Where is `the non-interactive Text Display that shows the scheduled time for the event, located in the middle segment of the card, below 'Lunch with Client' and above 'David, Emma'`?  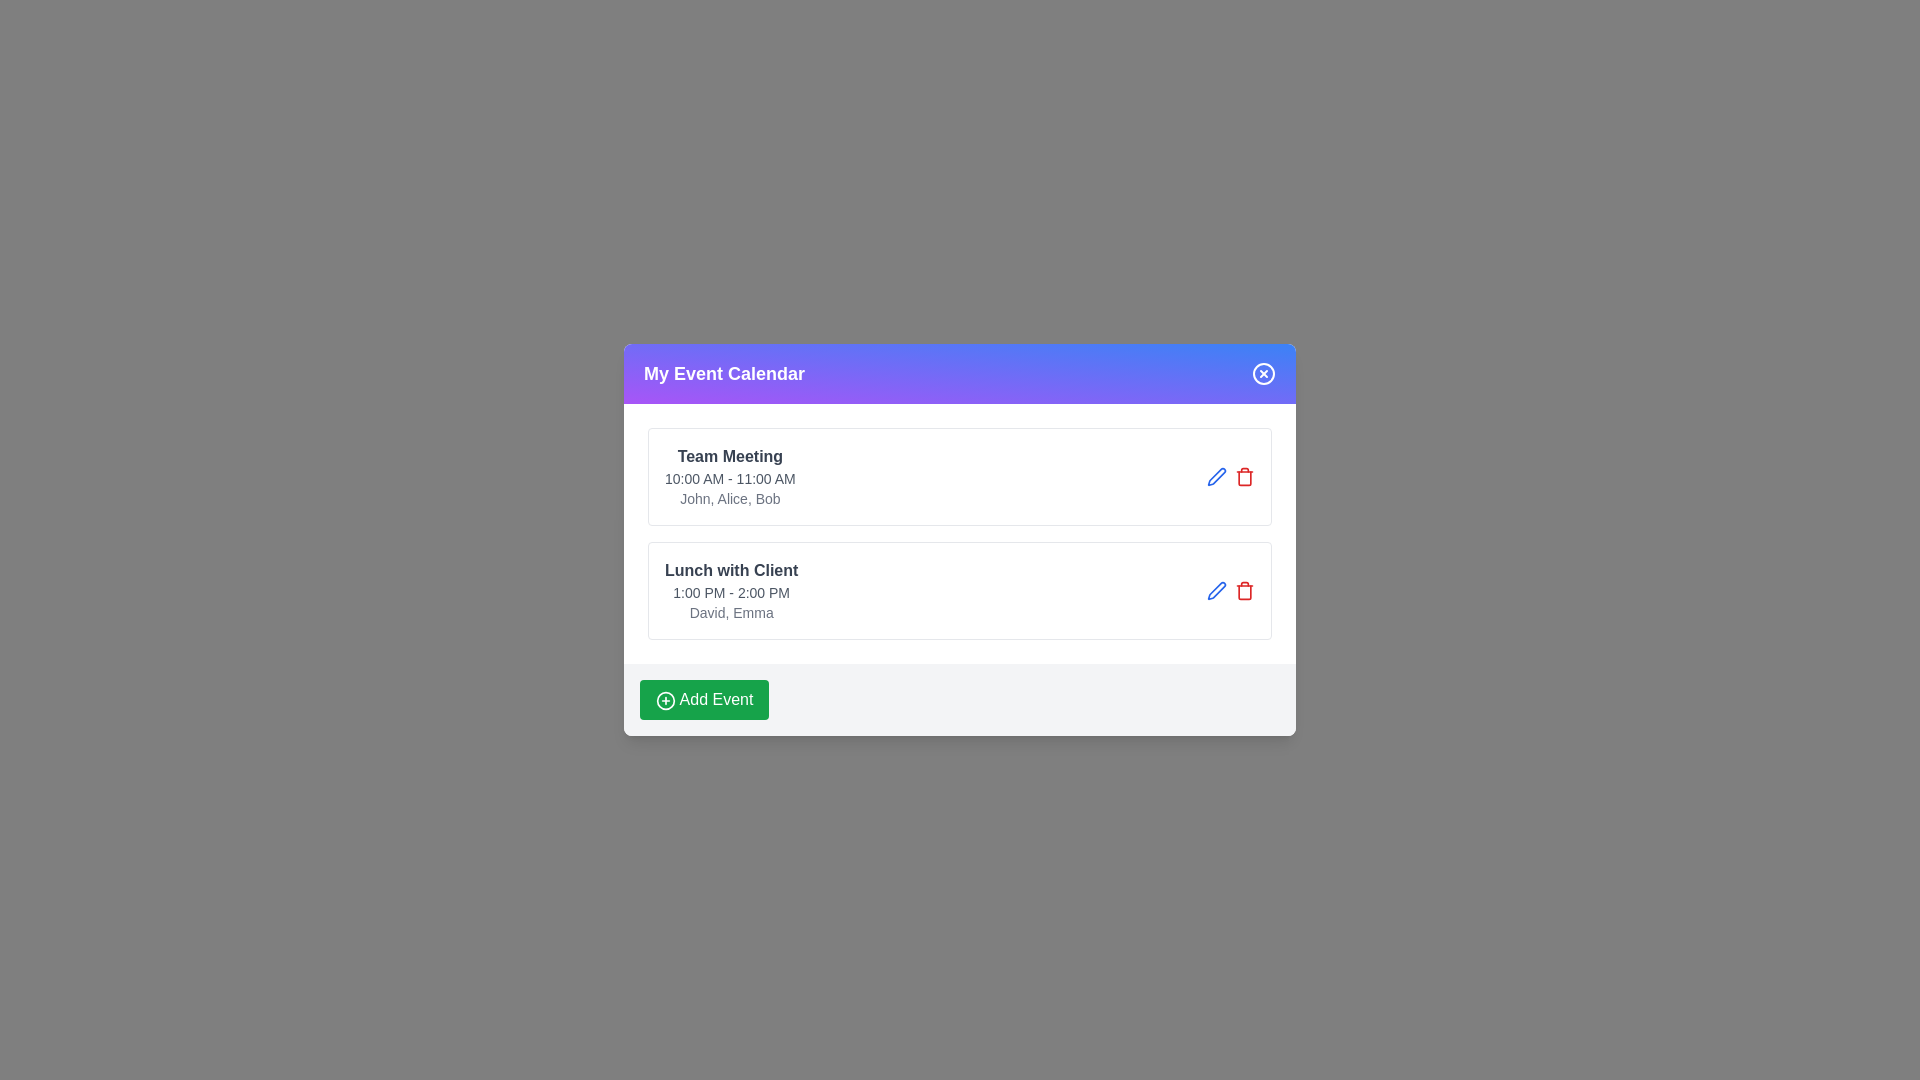 the non-interactive Text Display that shows the scheduled time for the event, located in the middle segment of the card, below 'Lunch with Client' and above 'David, Emma' is located at coordinates (730, 592).